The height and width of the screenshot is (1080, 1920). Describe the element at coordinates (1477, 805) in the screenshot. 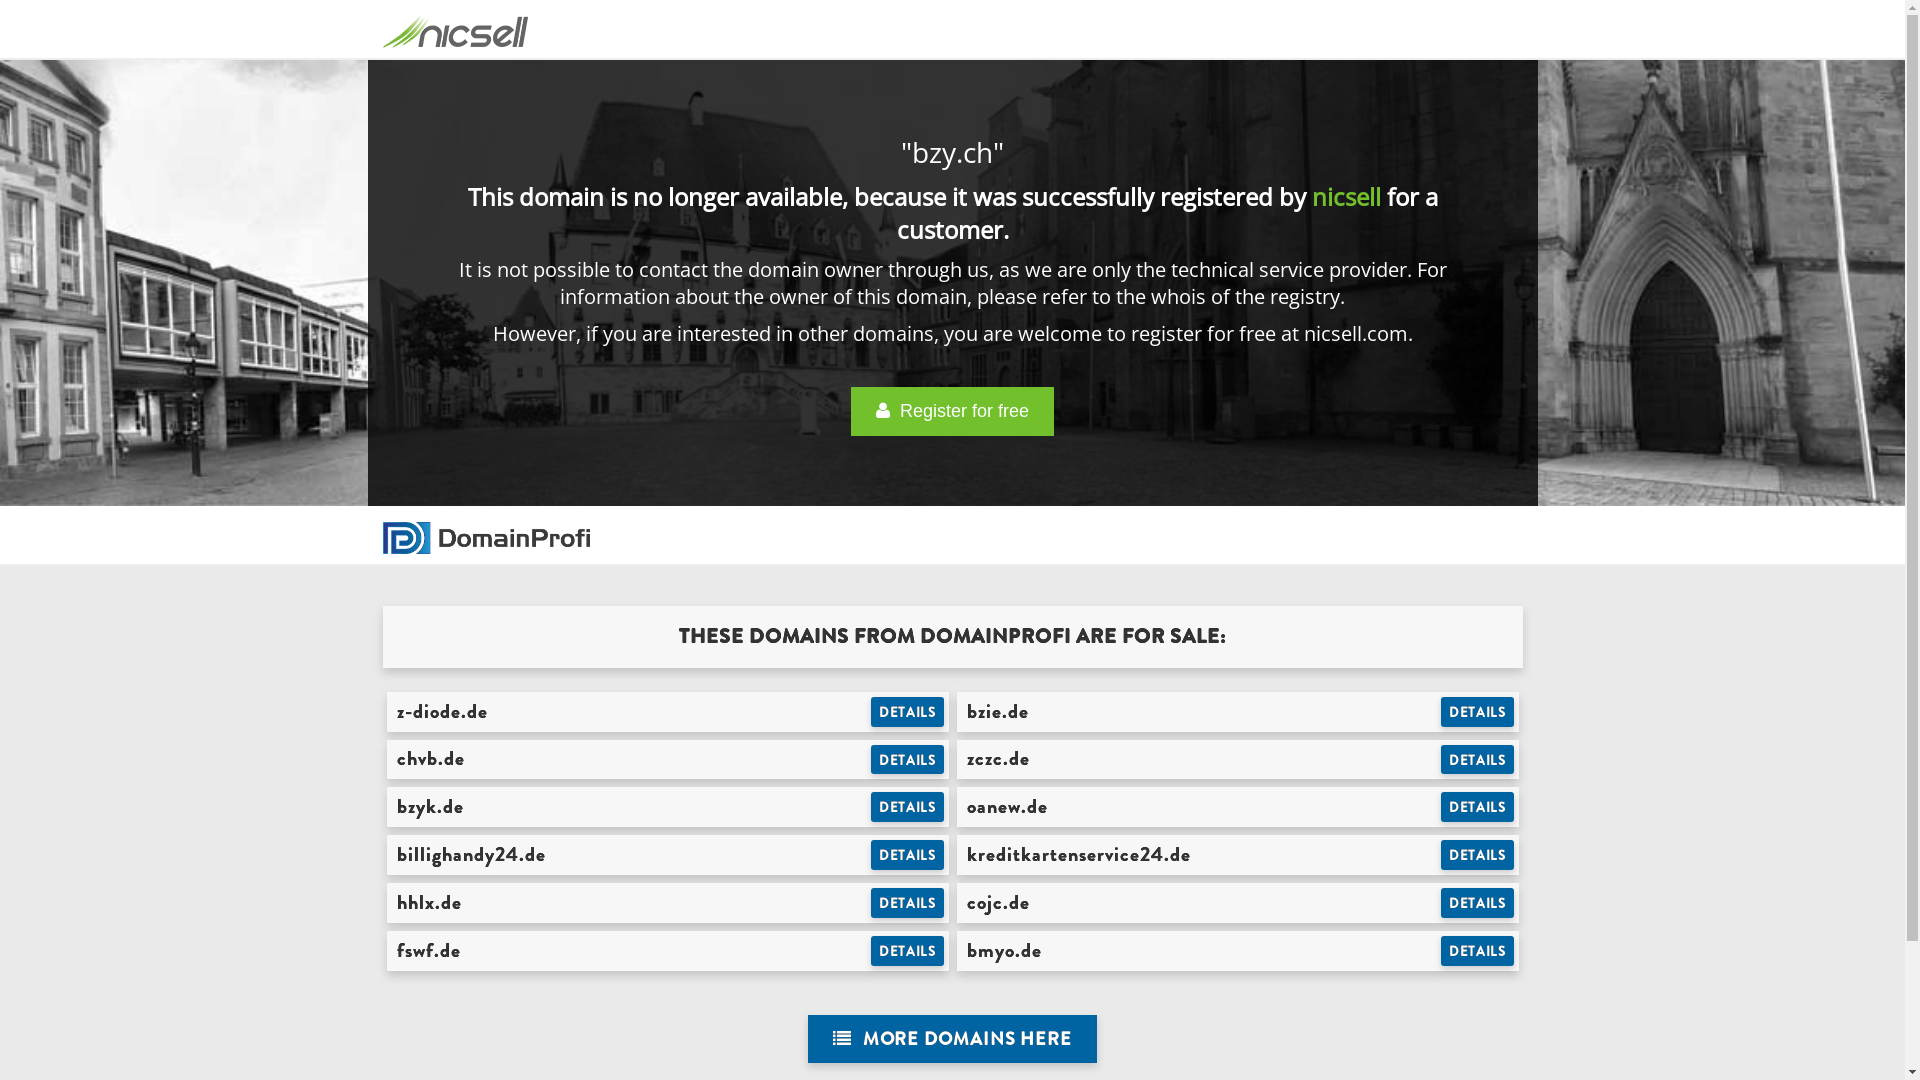

I see `'DETAILS'` at that location.